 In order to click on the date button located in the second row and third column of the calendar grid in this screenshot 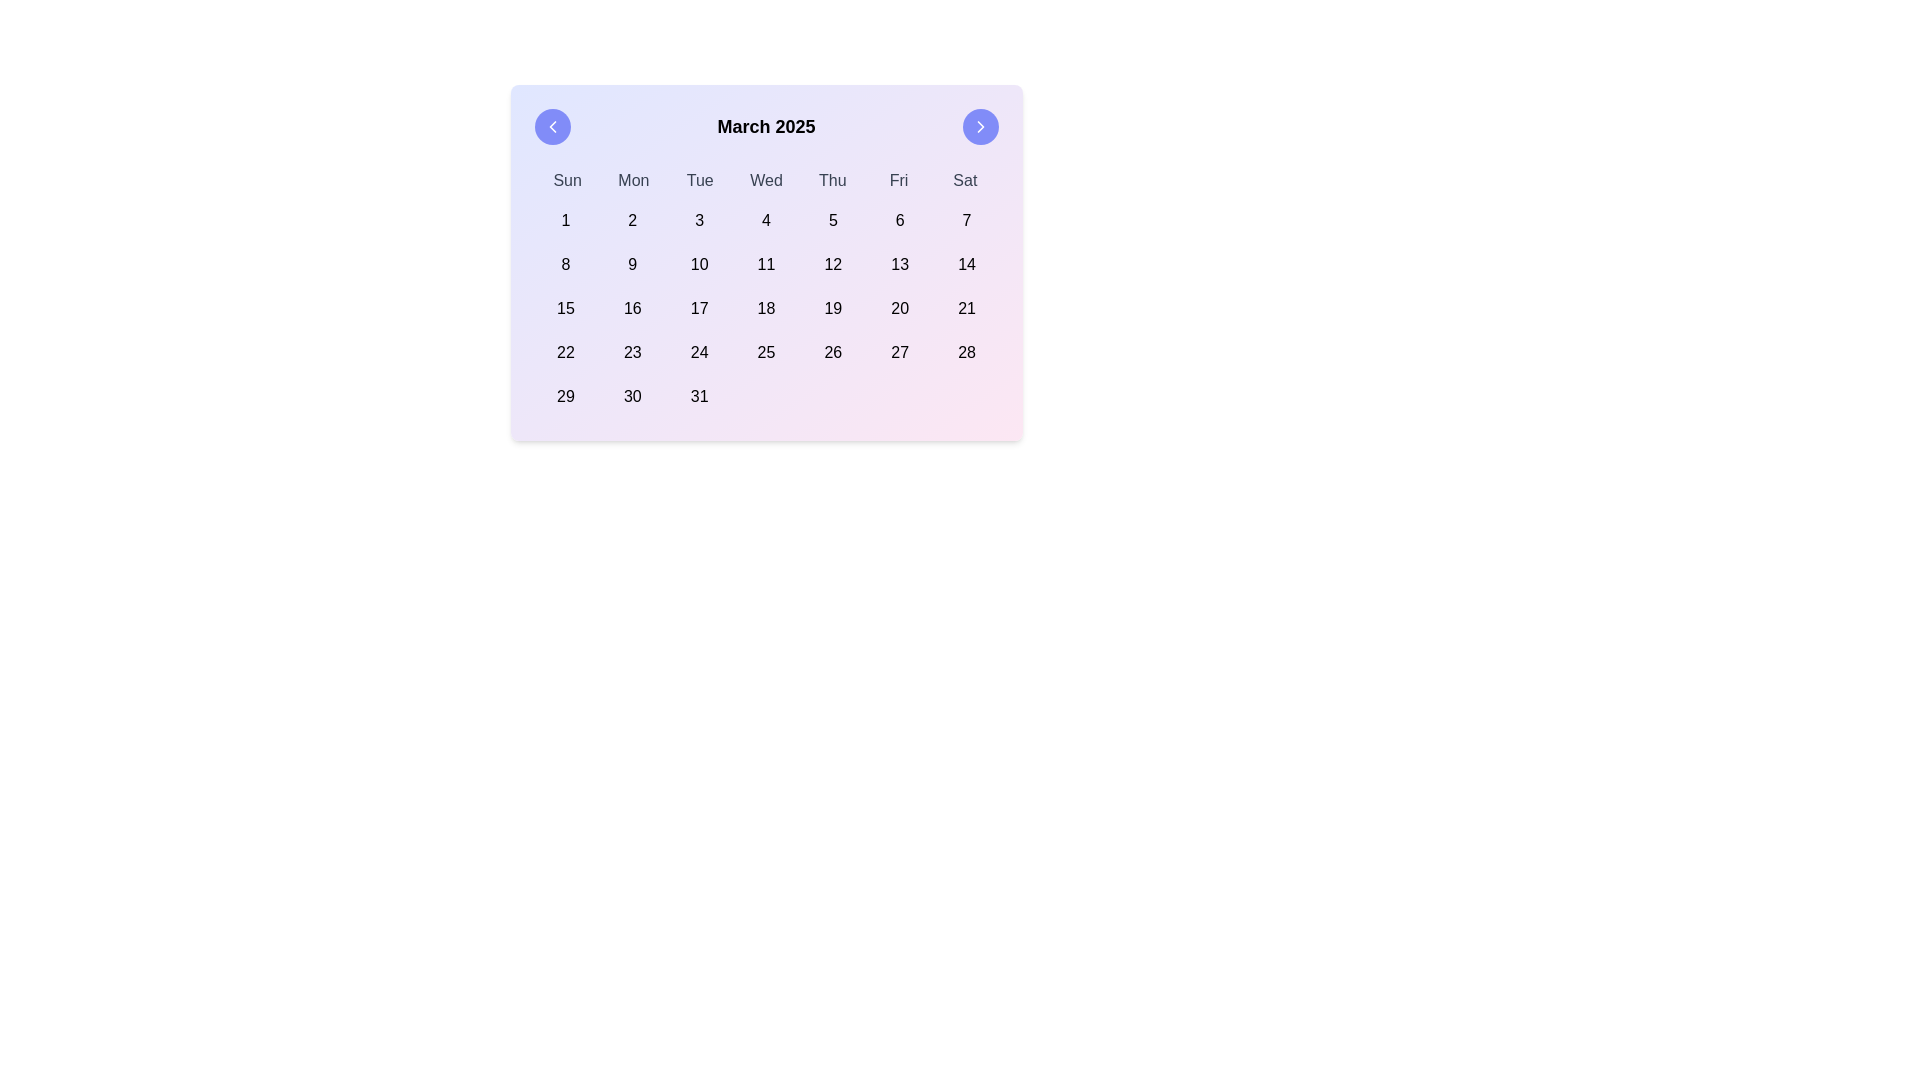, I will do `click(699, 264)`.